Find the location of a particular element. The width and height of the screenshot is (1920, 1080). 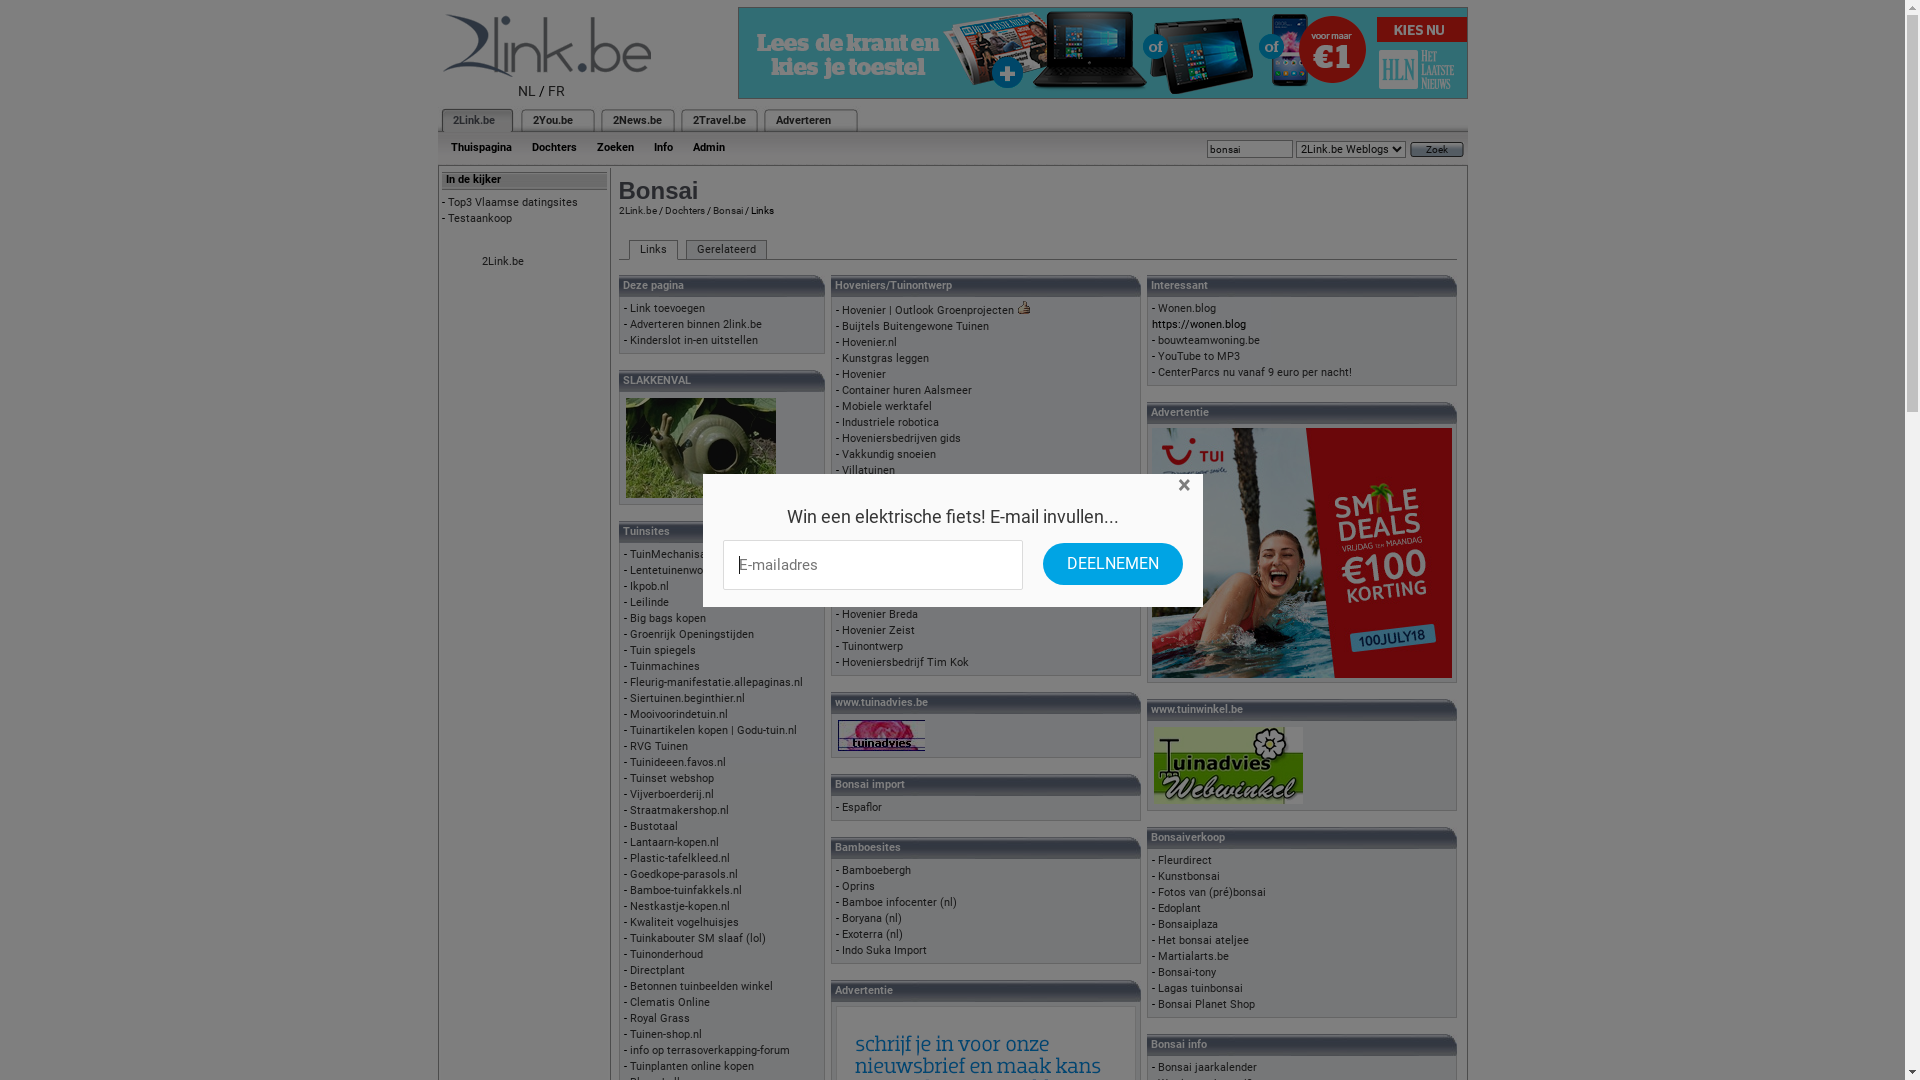

'Lentetuinenwoonbeurs.nl' is located at coordinates (628, 570).